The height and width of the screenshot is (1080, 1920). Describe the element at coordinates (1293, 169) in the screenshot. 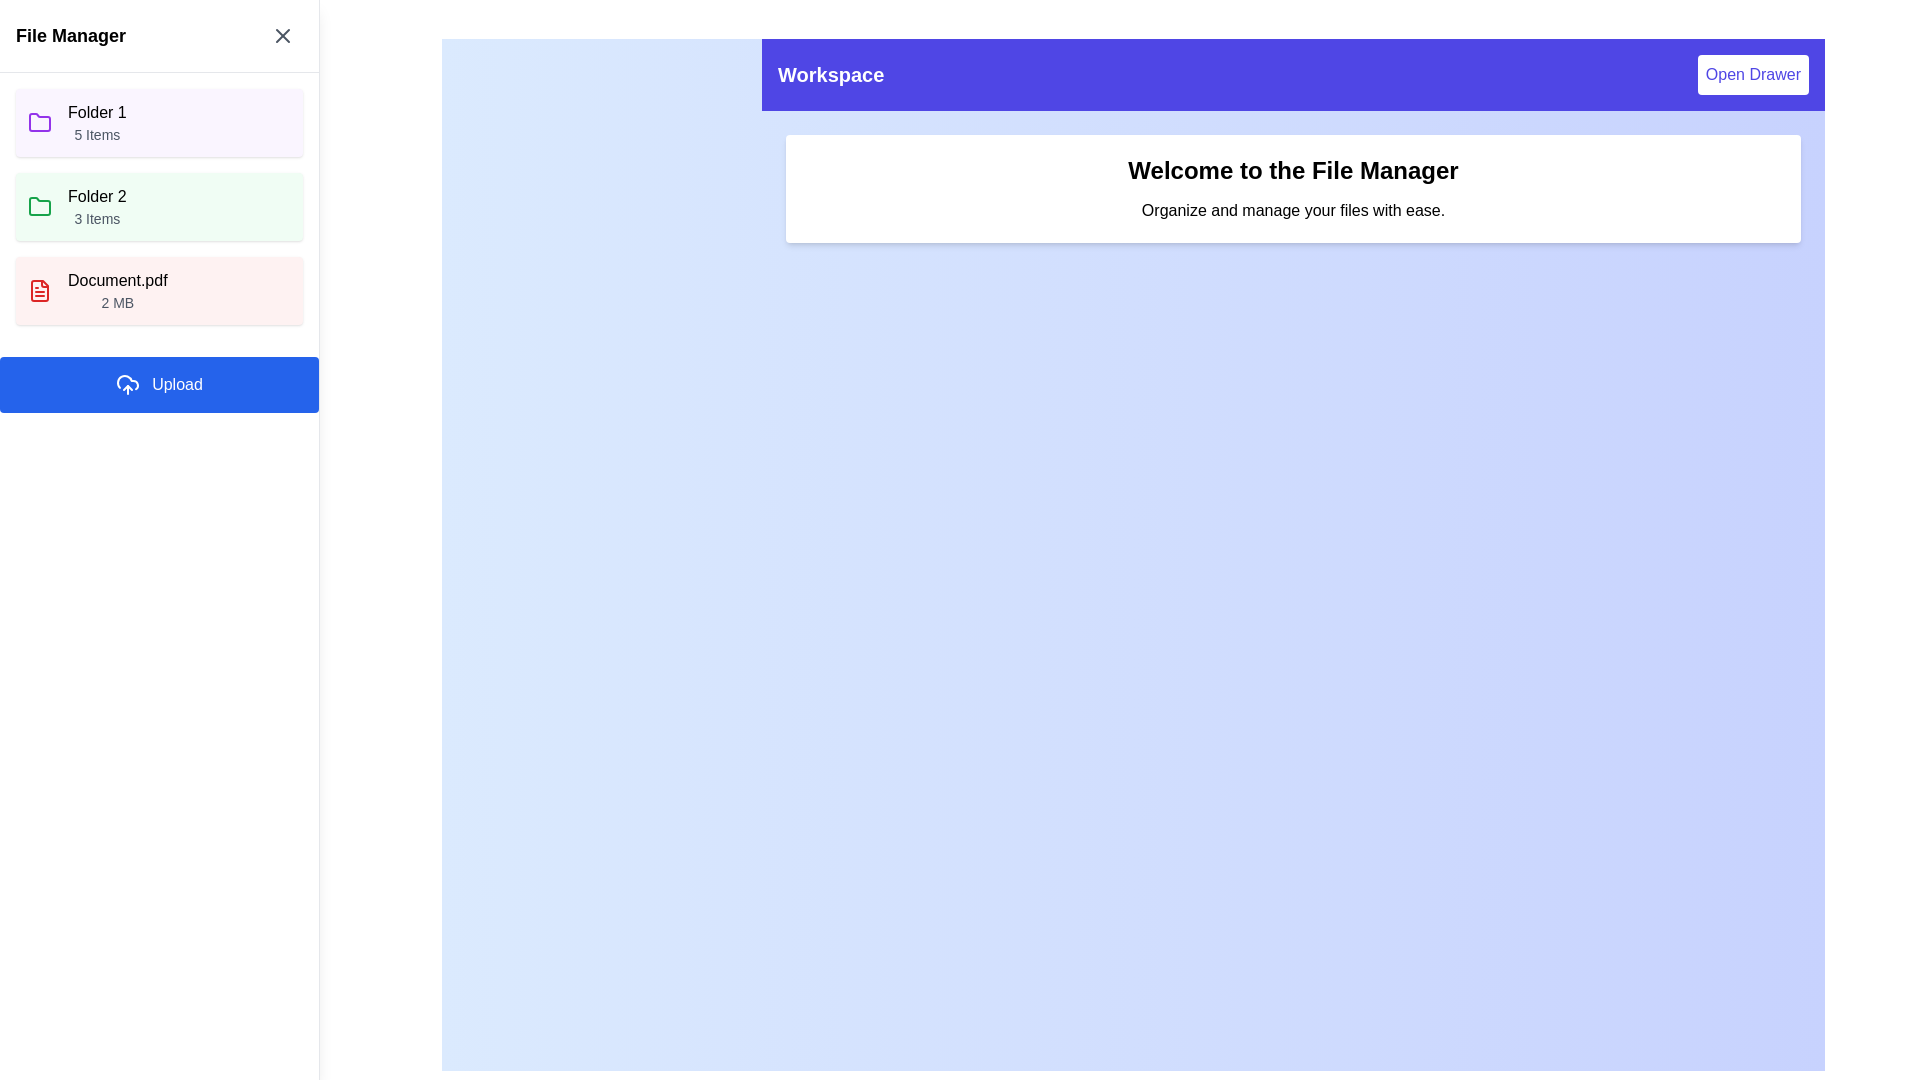

I see `the prominent title text 'Welcome to the File Manager', which is a bold and large font element located in the upper-right section of the main interface` at that location.